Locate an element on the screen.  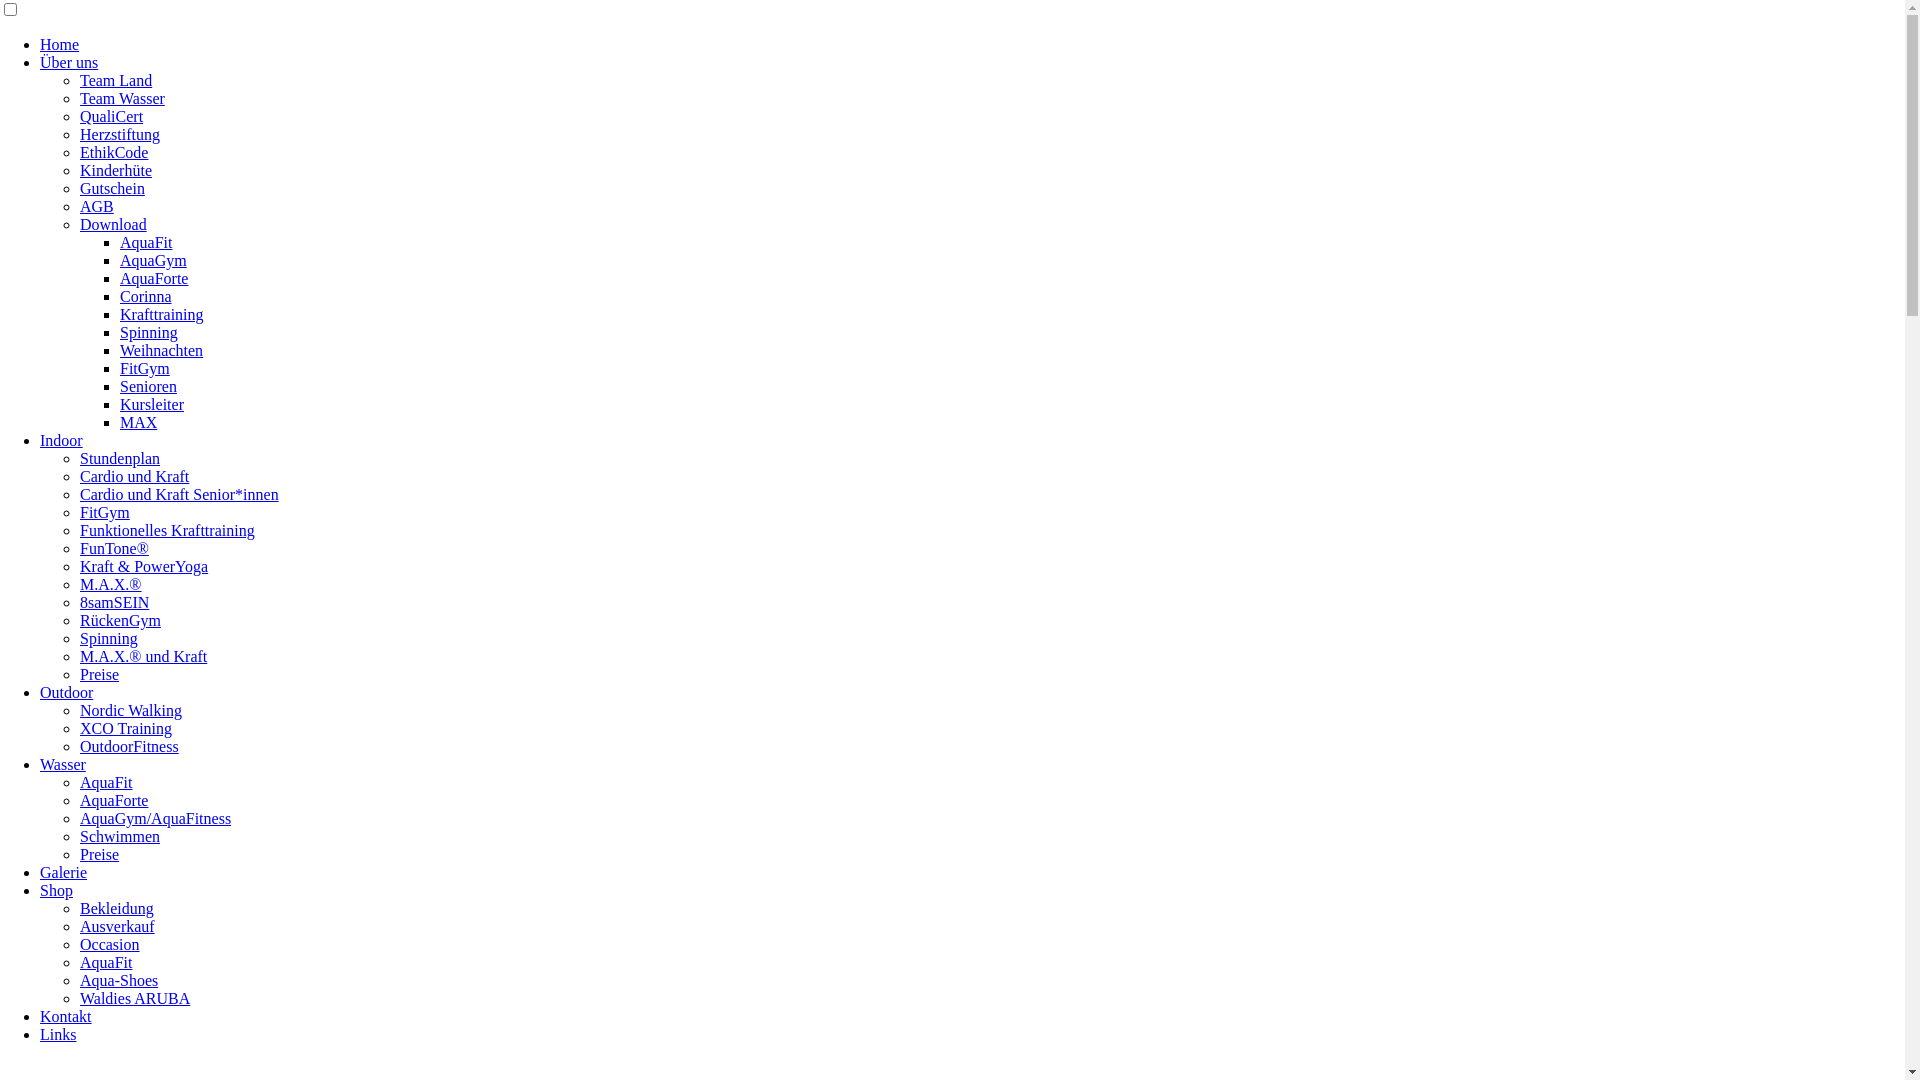
'Shop' is located at coordinates (56, 889).